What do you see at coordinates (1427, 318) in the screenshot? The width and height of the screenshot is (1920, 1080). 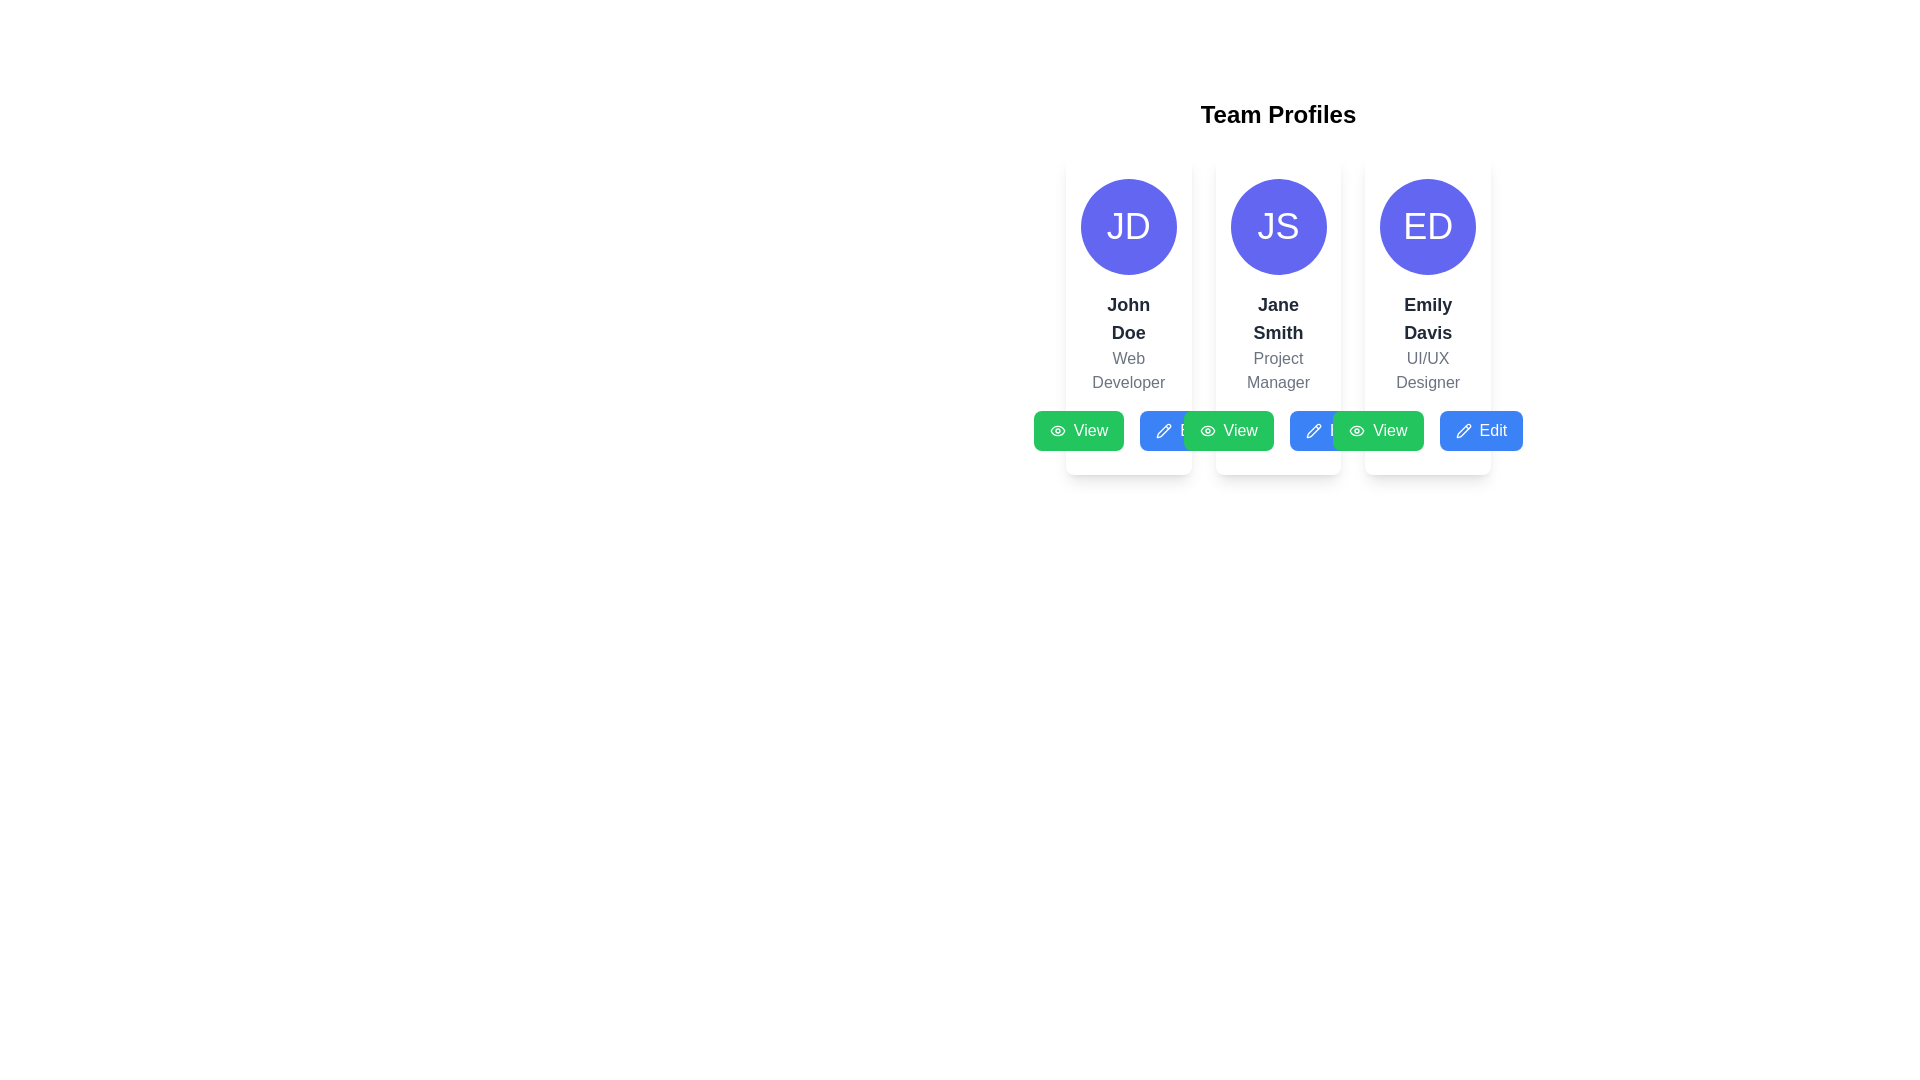 I see `displayed text of the name element, which is positioned below the avatar icon 'ED' and above the subtitle 'UI/UX Designer' in the rightmost card among three cards` at bounding box center [1427, 318].